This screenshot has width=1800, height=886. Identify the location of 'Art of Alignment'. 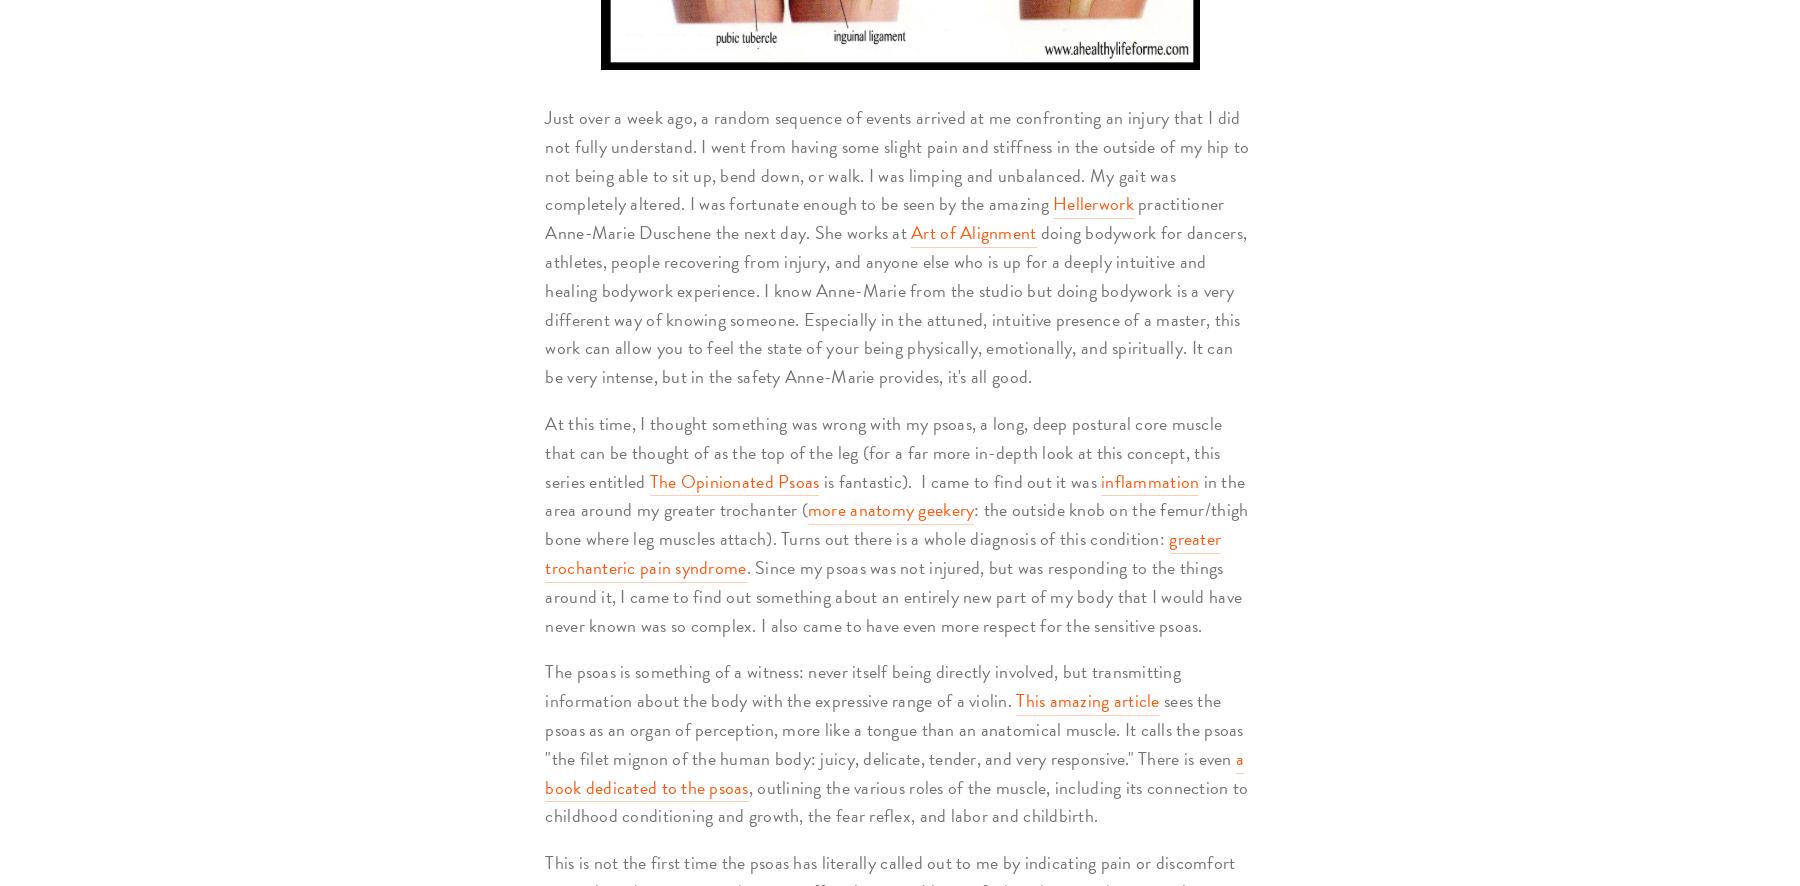
(972, 231).